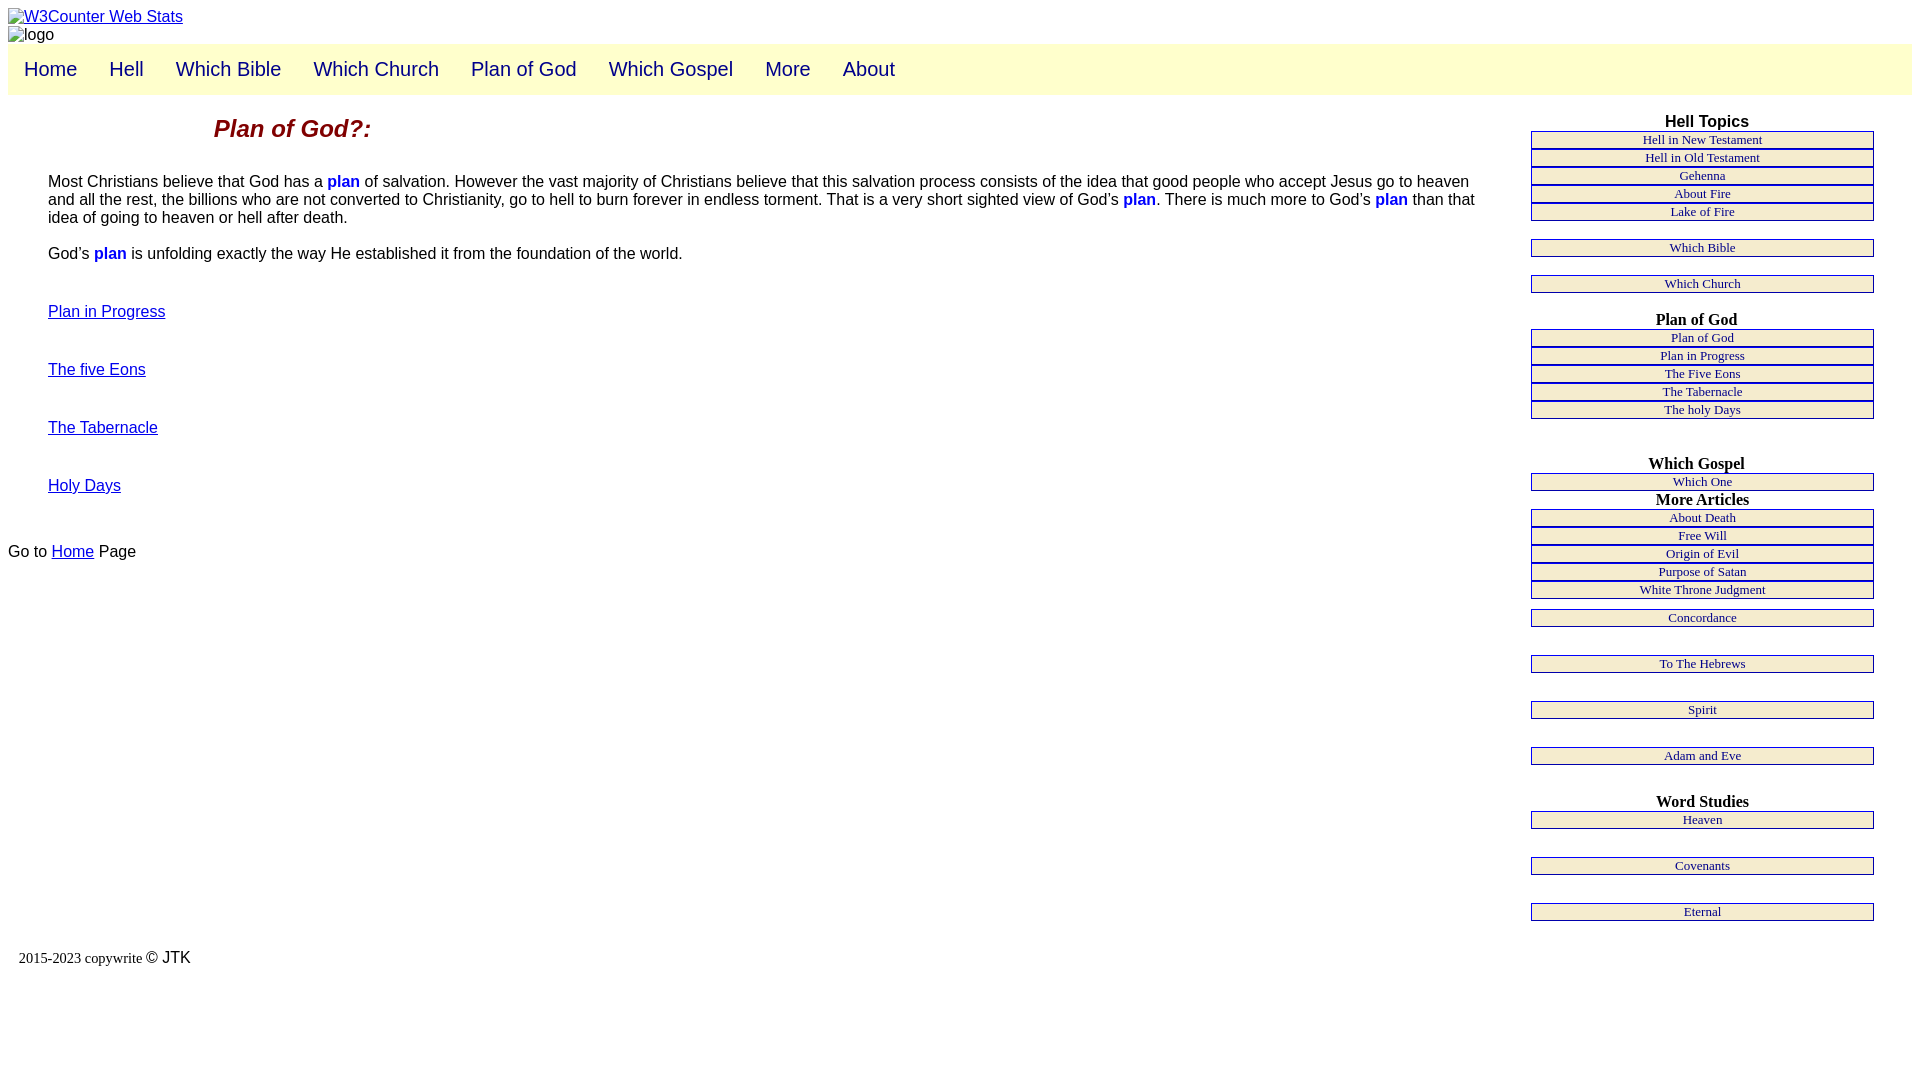  I want to click on 'The five Eons', so click(95, 369).